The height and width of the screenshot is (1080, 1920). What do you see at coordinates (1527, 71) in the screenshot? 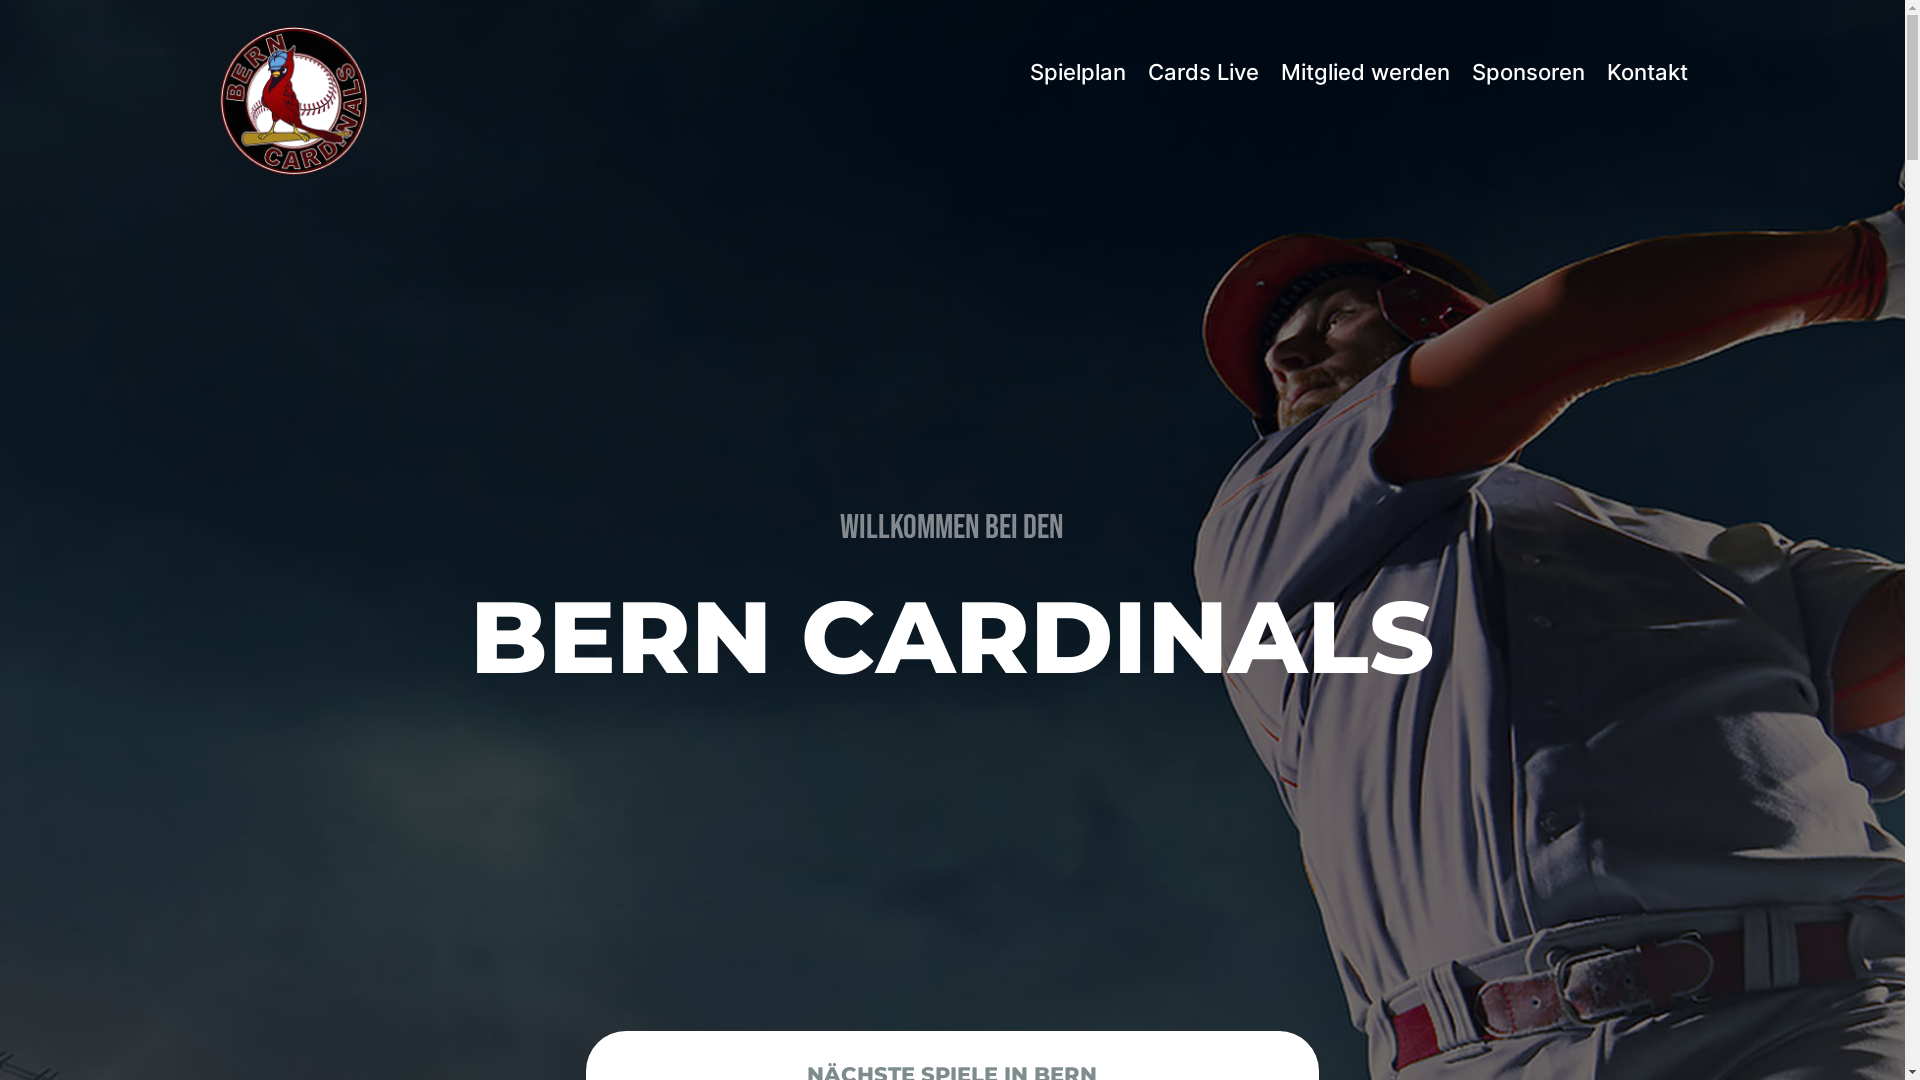
I see `'Sponsoren'` at bounding box center [1527, 71].